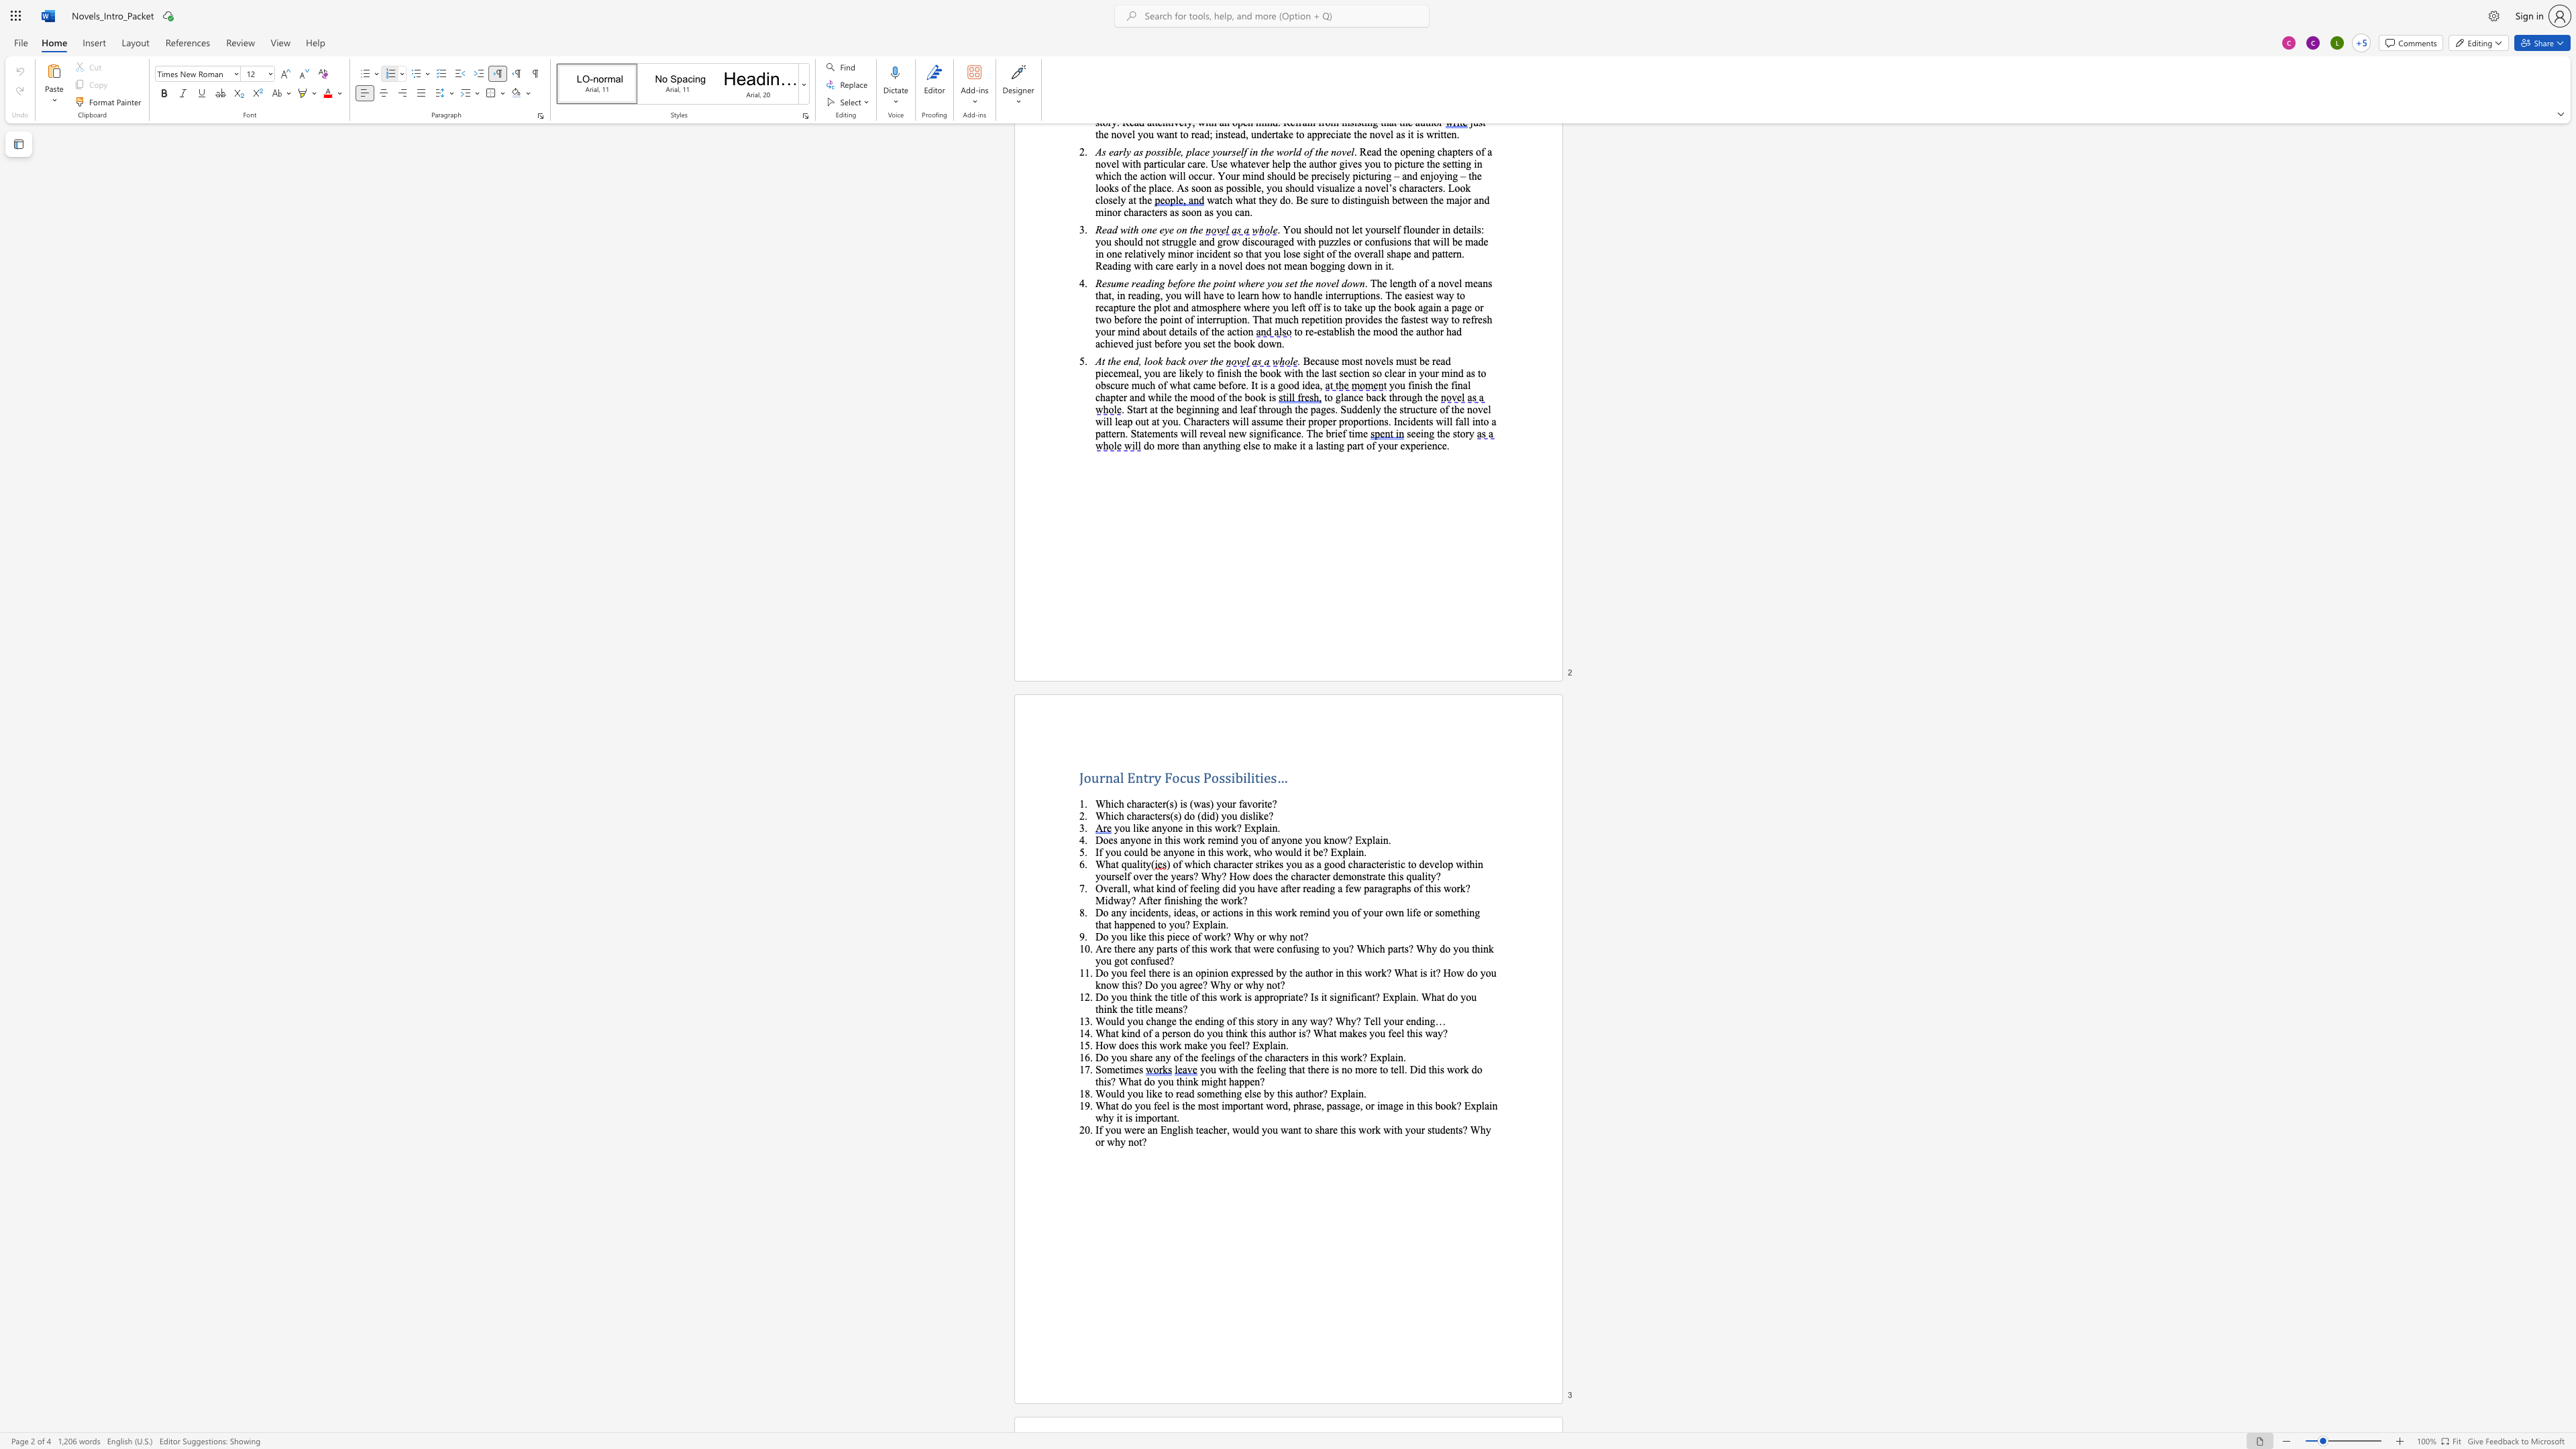 This screenshot has height=1449, width=2576. What do you see at coordinates (1246, 1044) in the screenshot?
I see `the 1th character "?" in the text` at bounding box center [1246, 1044].